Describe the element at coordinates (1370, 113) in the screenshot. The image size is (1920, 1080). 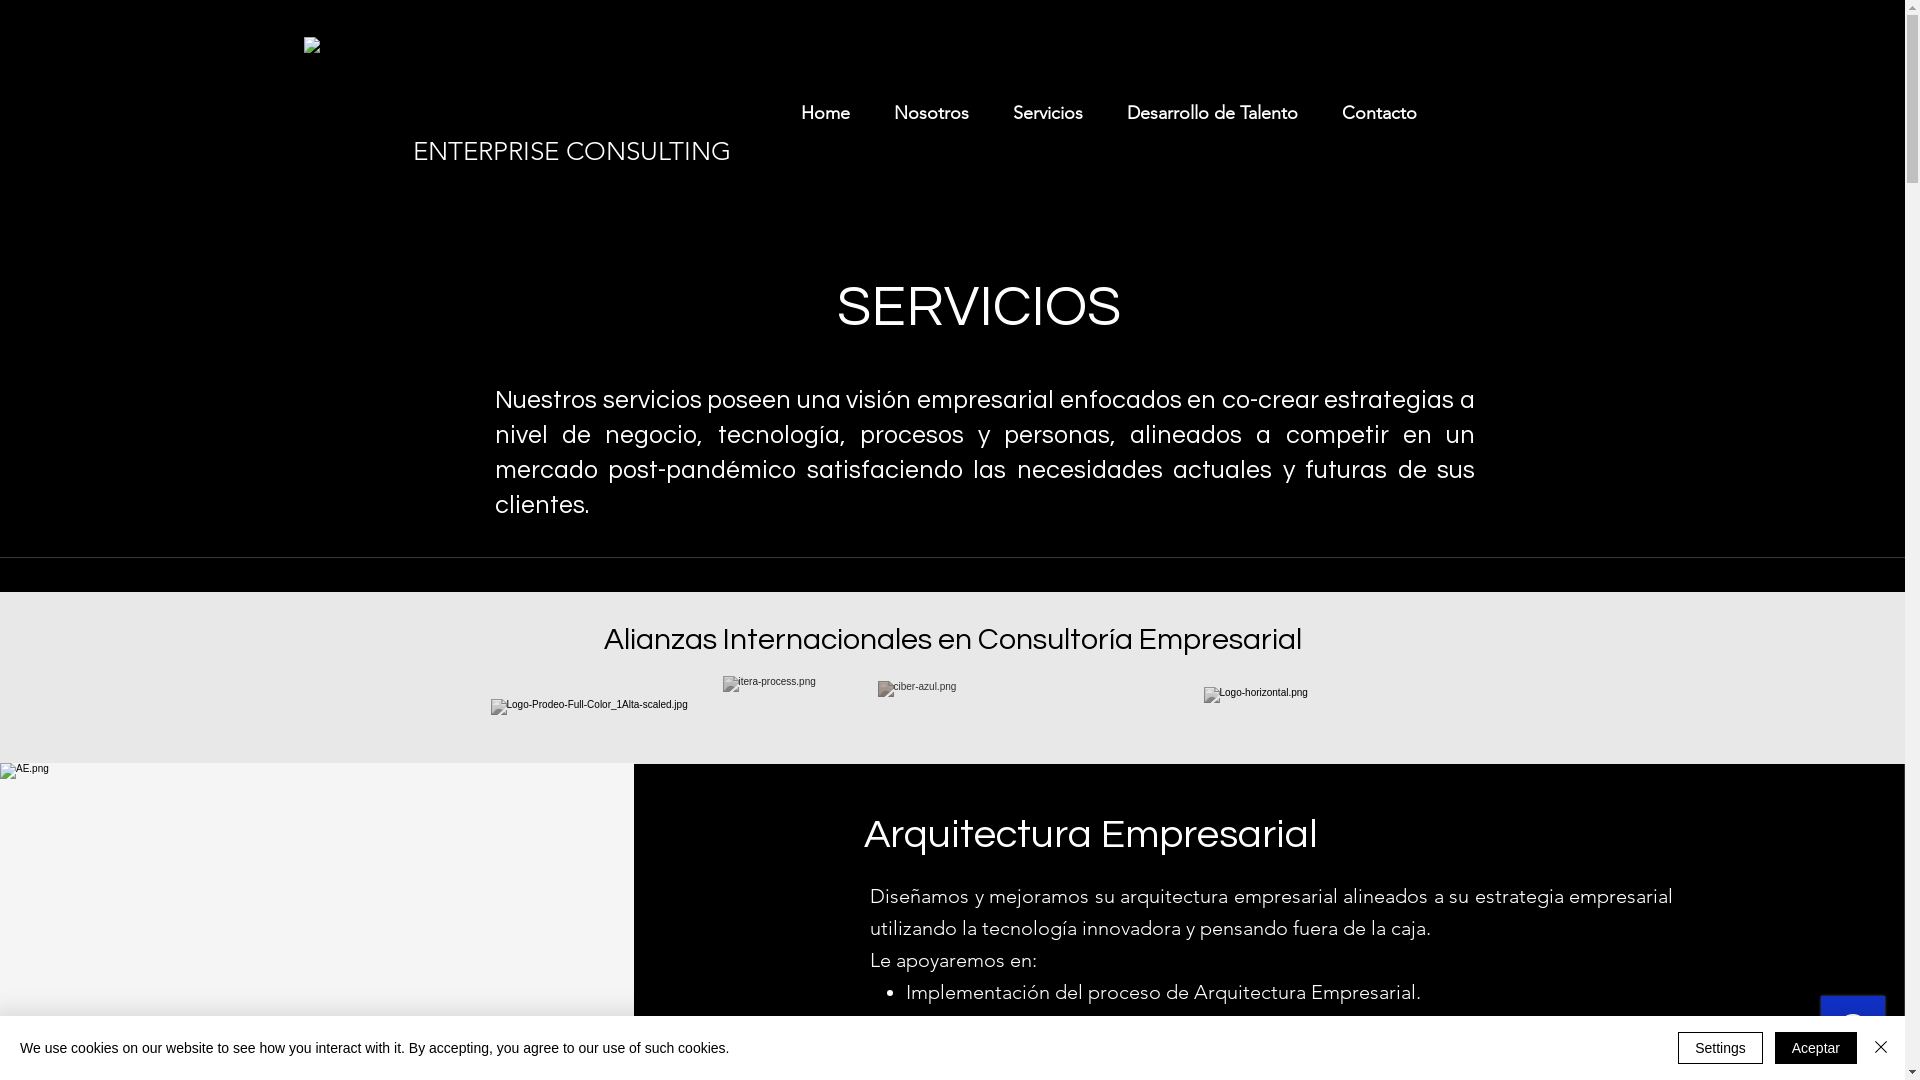
I see `'Contacto'` at that location.